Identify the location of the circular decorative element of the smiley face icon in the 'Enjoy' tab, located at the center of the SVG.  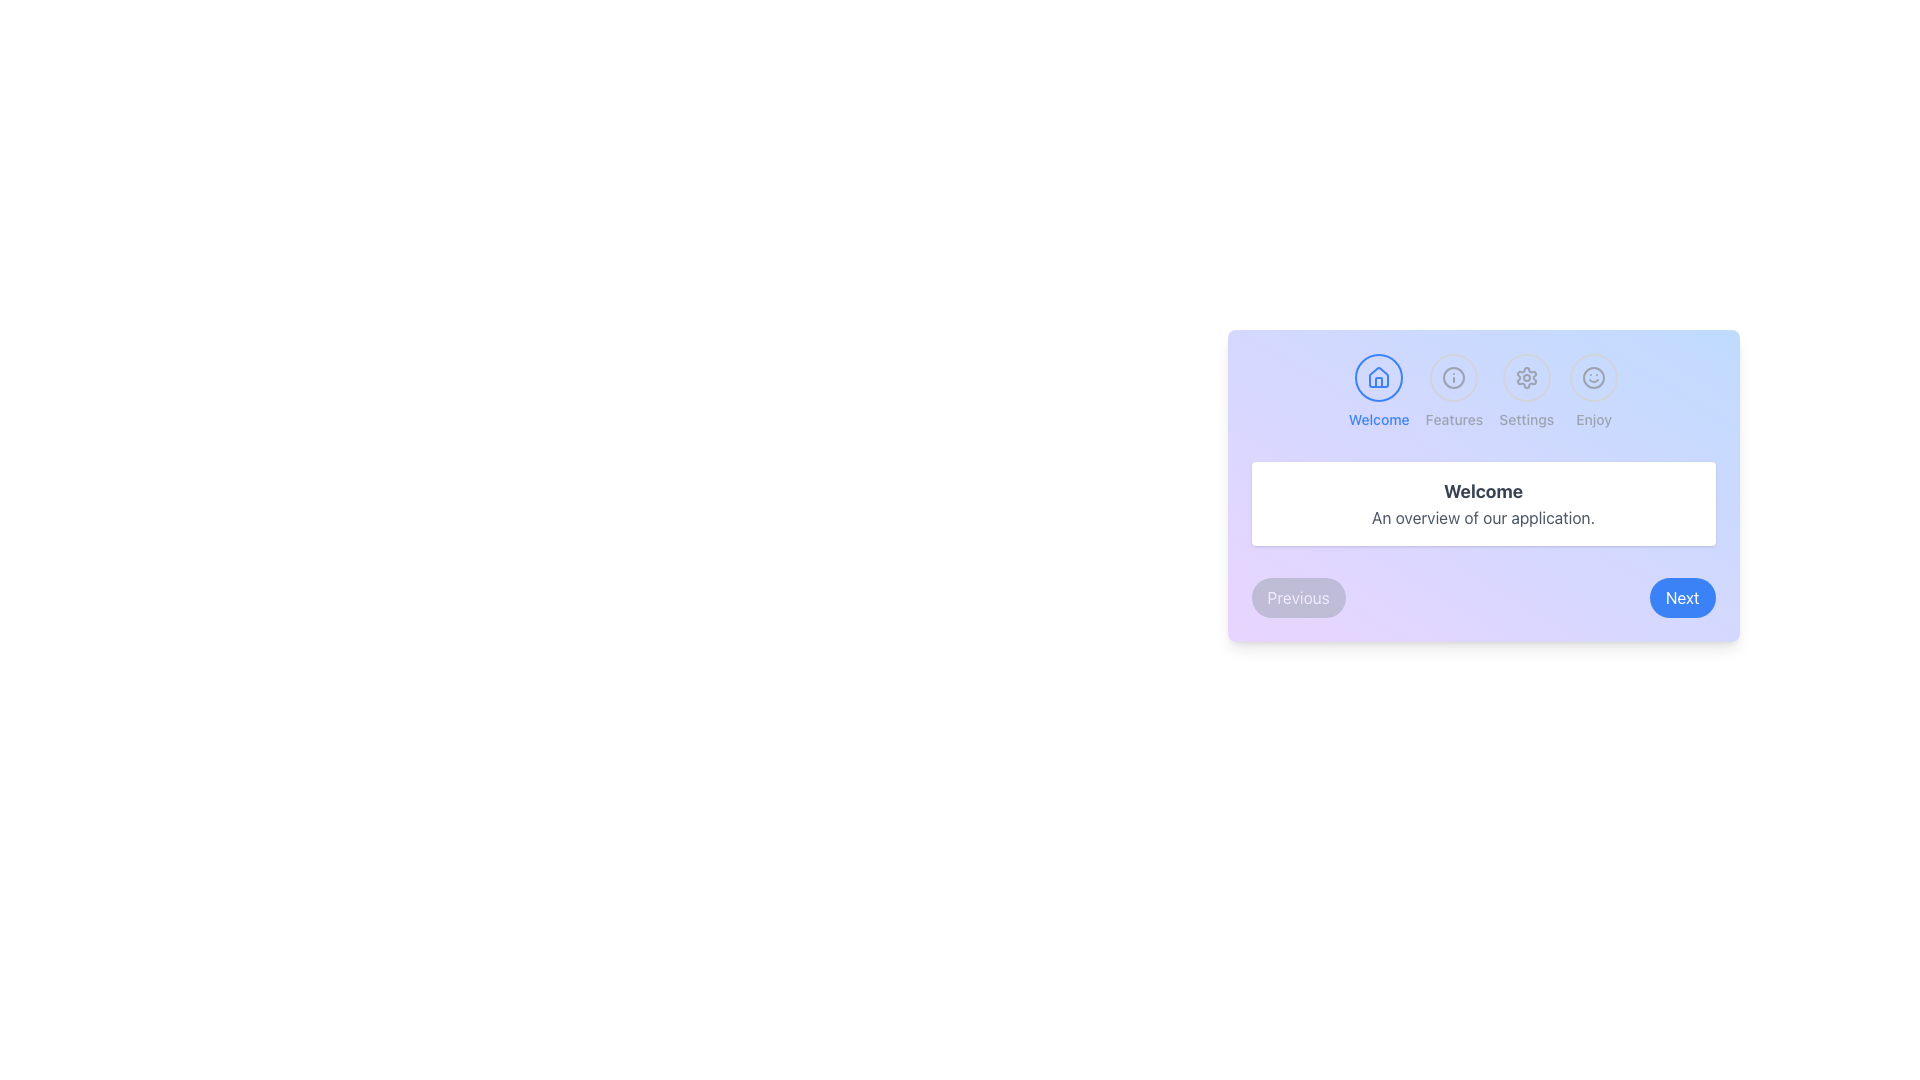
(1593, 378).